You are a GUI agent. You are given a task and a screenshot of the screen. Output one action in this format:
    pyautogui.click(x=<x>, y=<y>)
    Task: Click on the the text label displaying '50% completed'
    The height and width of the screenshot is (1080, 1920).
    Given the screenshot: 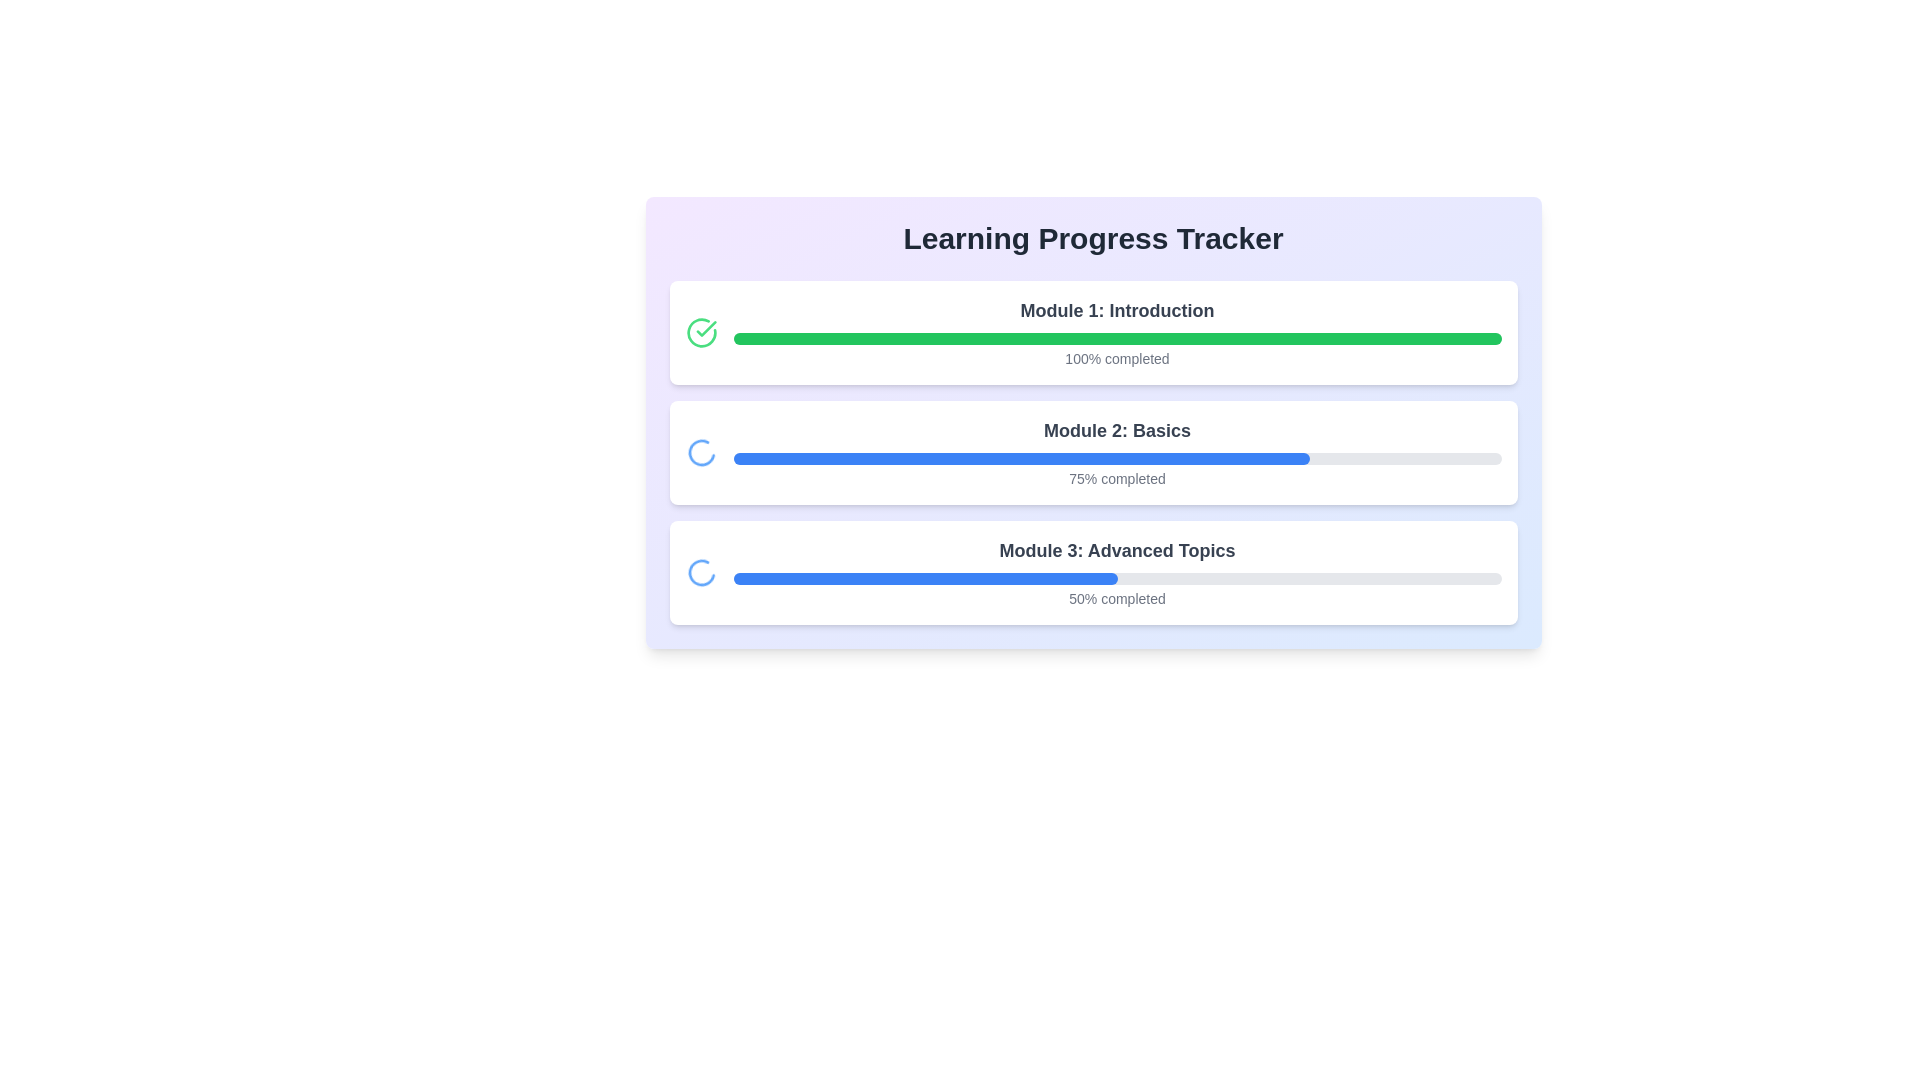 What is the action you would take?
    pyautogui.click(x=1116, y=597)
    